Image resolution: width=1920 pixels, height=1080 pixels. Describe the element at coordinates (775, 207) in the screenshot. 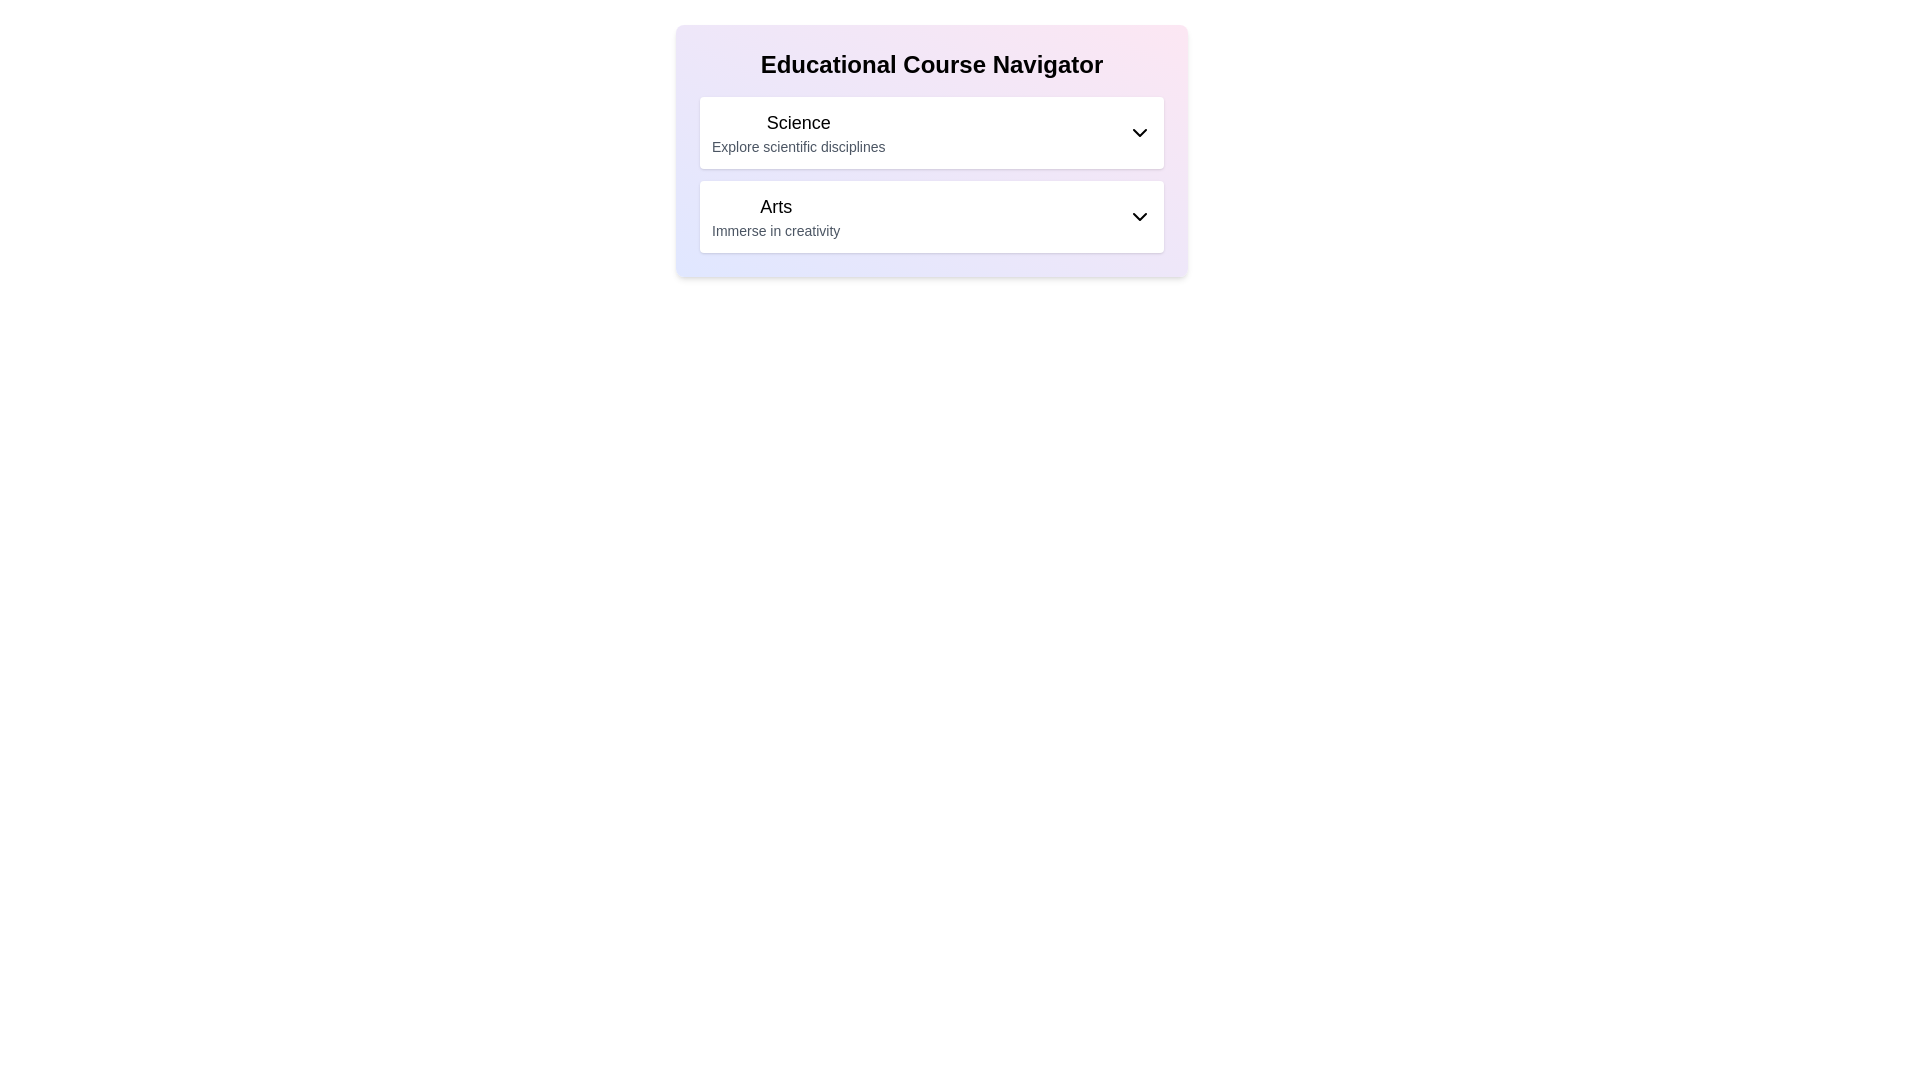

I see `the static text label denoting the 'Arts' category in the educational course selection interface` at that location.